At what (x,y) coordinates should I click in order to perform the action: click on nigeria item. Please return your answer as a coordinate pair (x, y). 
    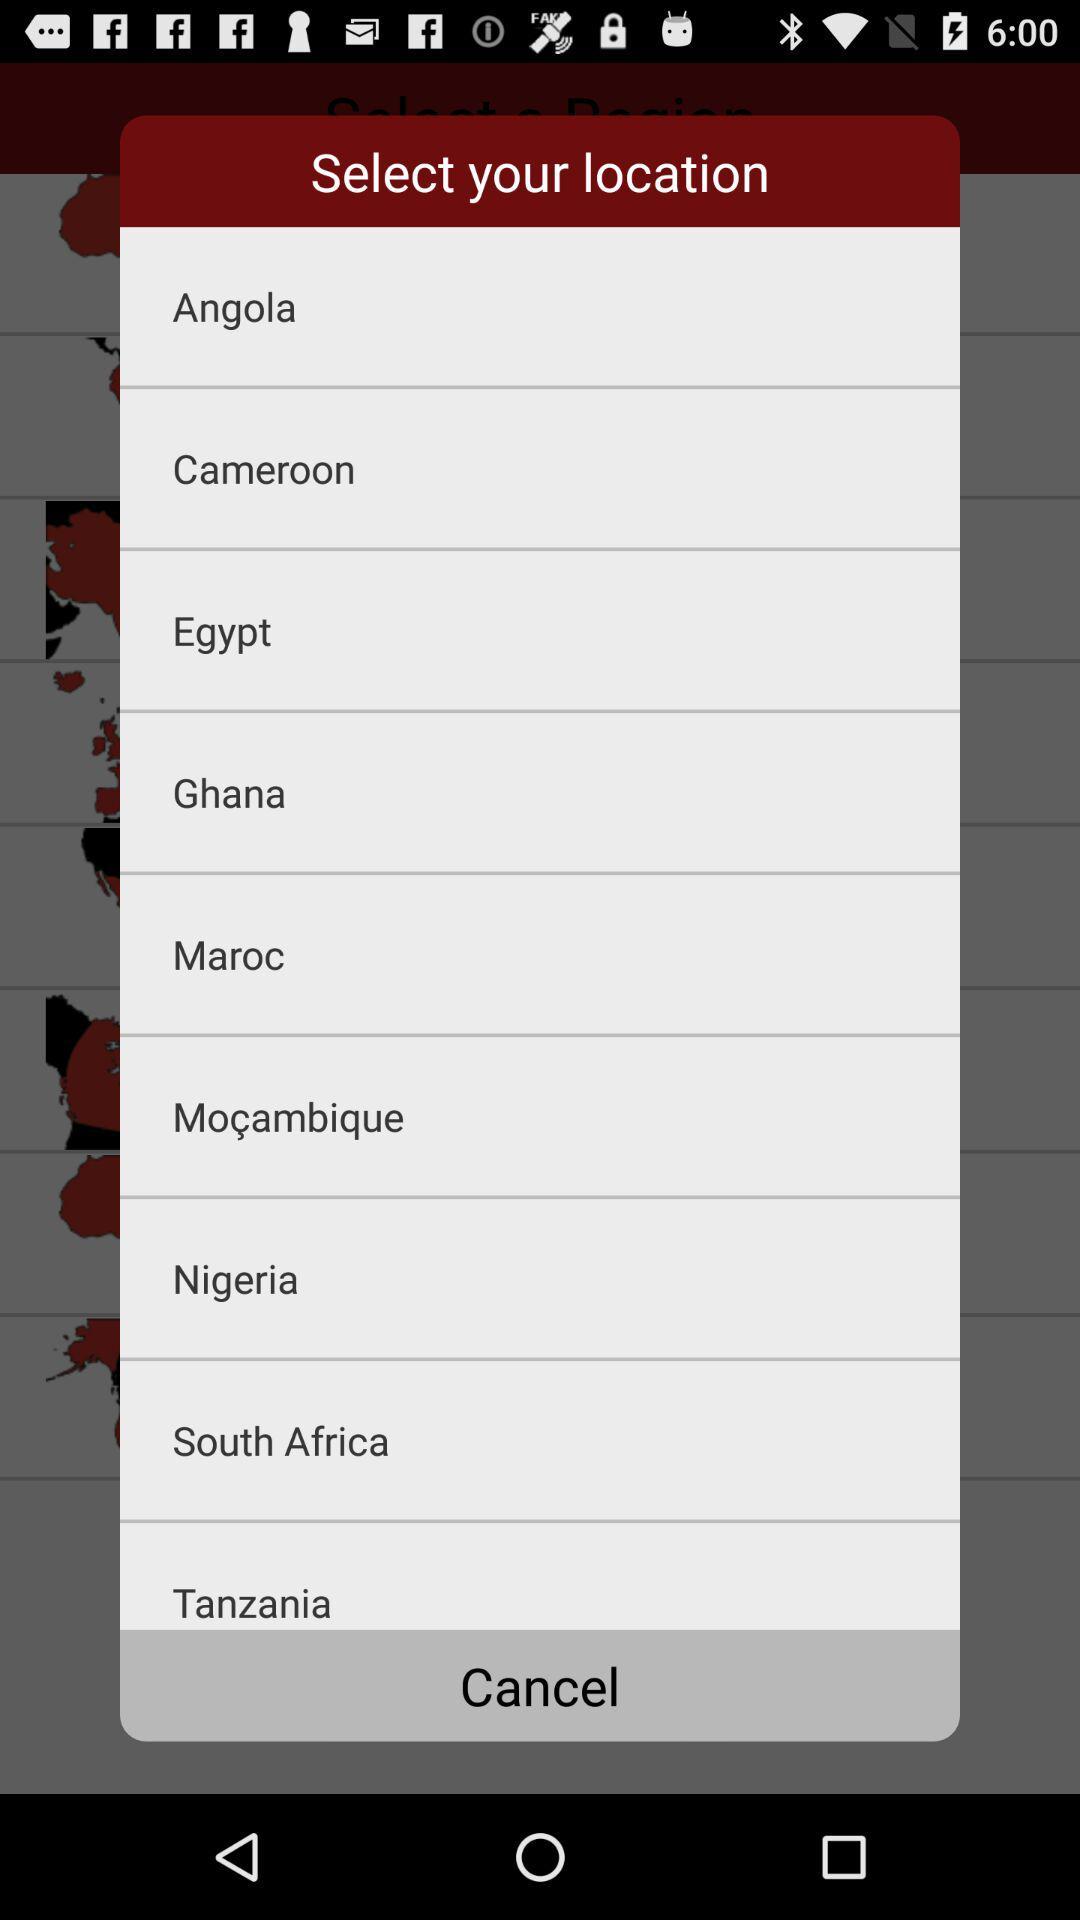
    Looking at the image, I should click on (566, 1277).